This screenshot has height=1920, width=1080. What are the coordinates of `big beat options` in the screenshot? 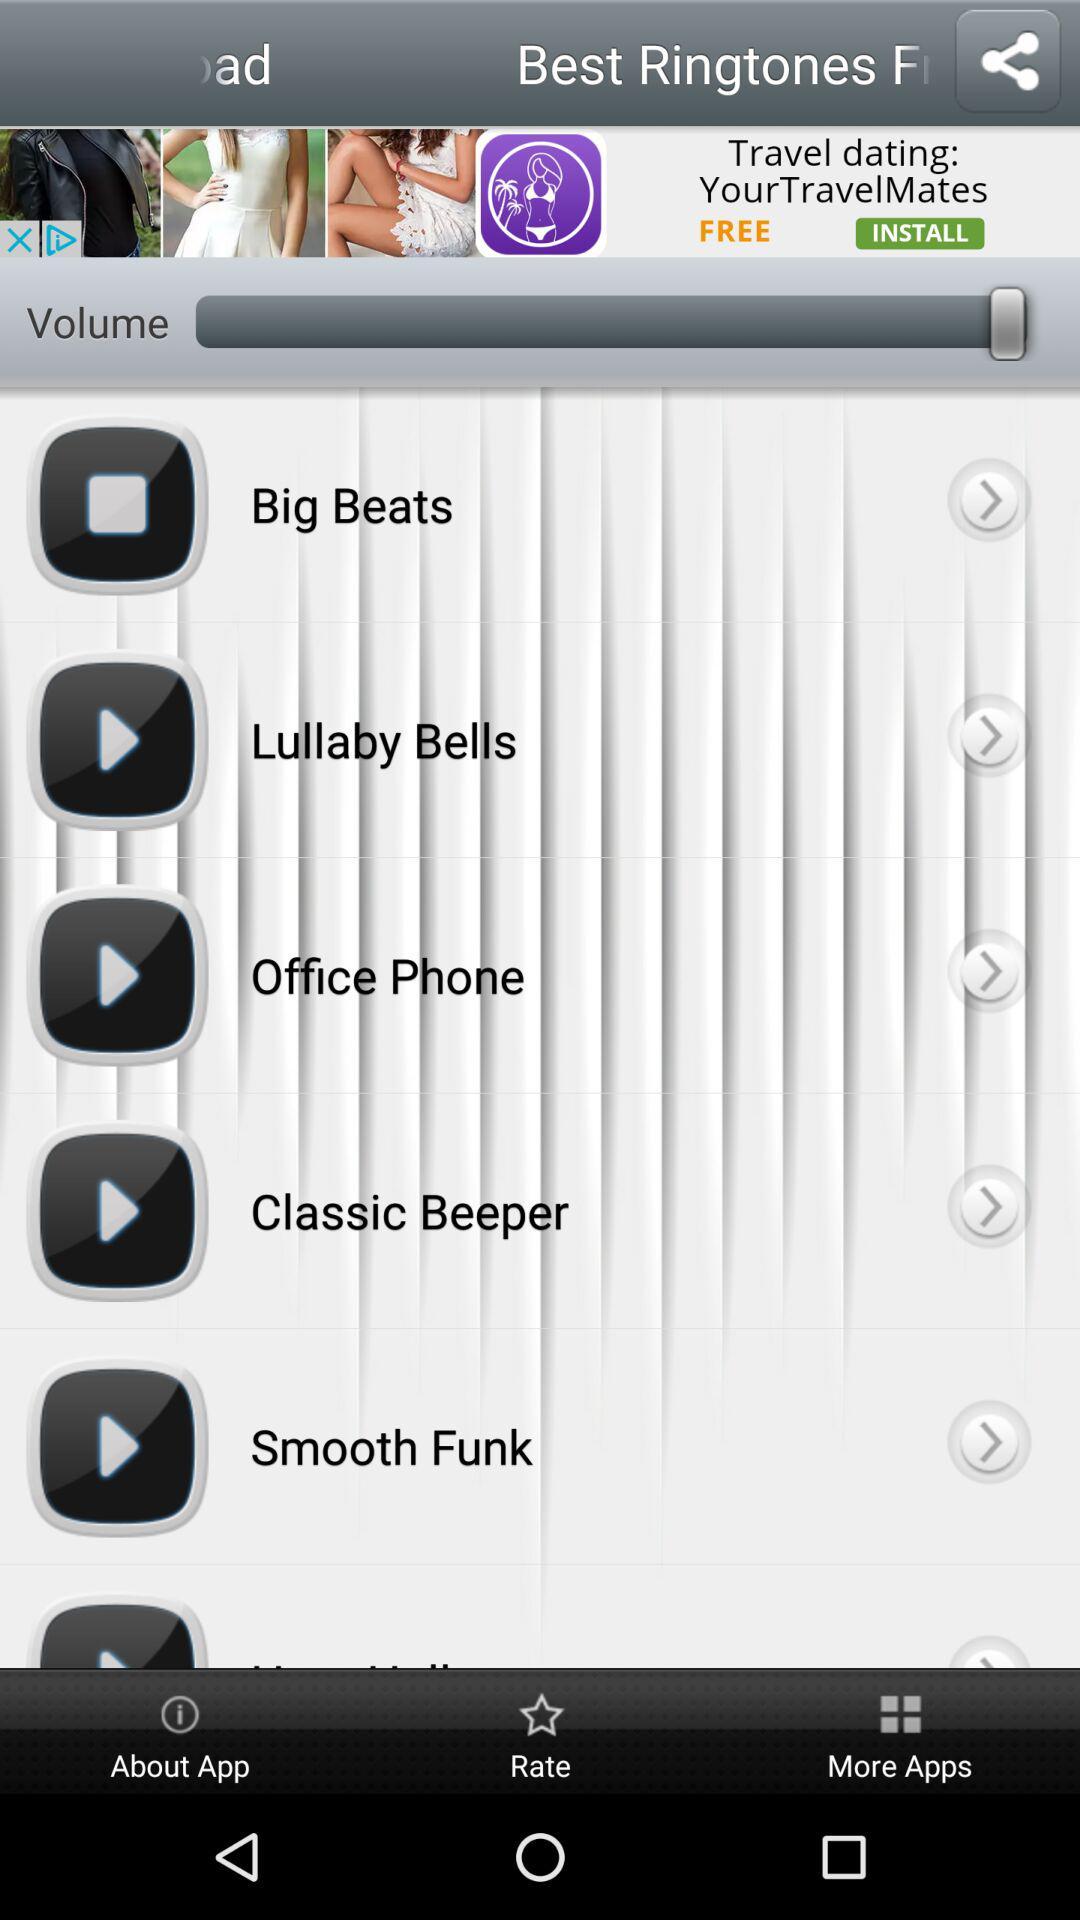 It's located at (987, 504).